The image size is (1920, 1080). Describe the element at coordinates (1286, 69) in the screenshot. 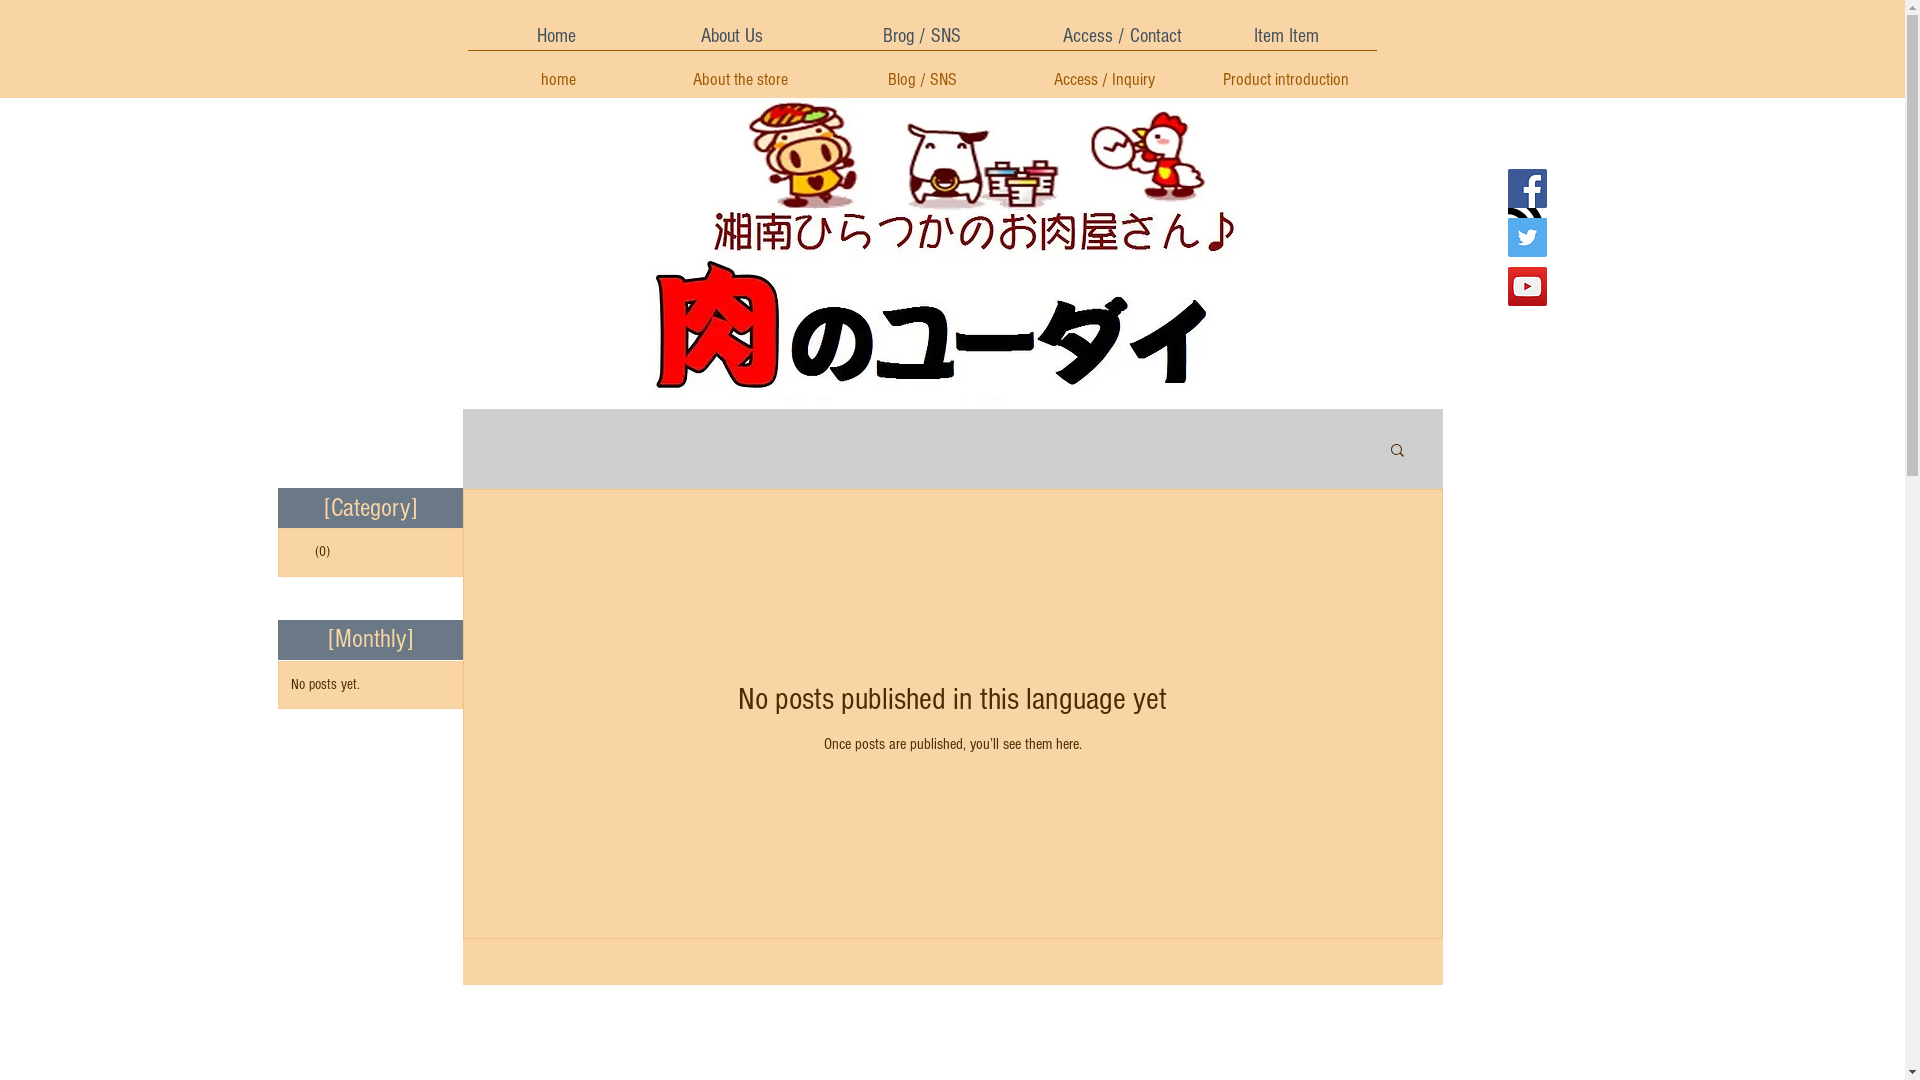

I see `'Product introduction'` at that location.